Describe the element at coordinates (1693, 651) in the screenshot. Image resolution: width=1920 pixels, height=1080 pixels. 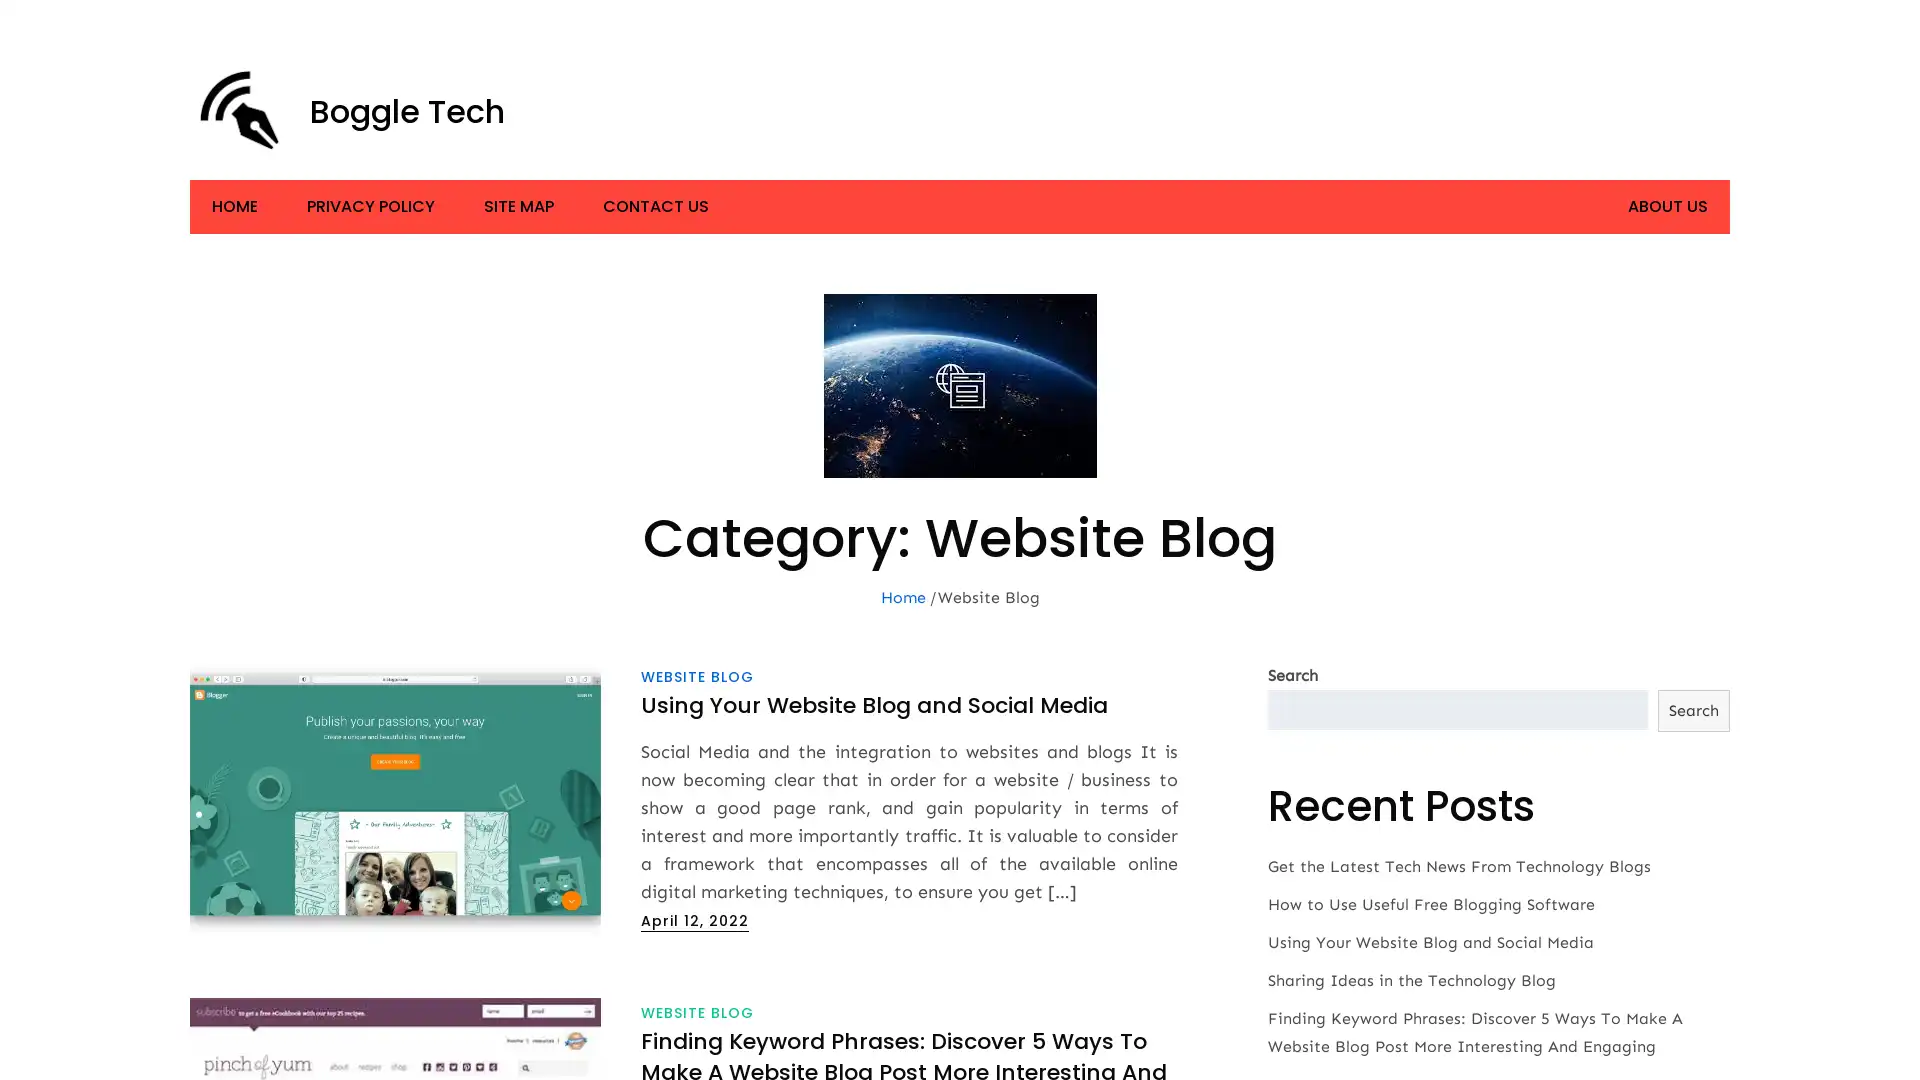
I see `Search` at that location.